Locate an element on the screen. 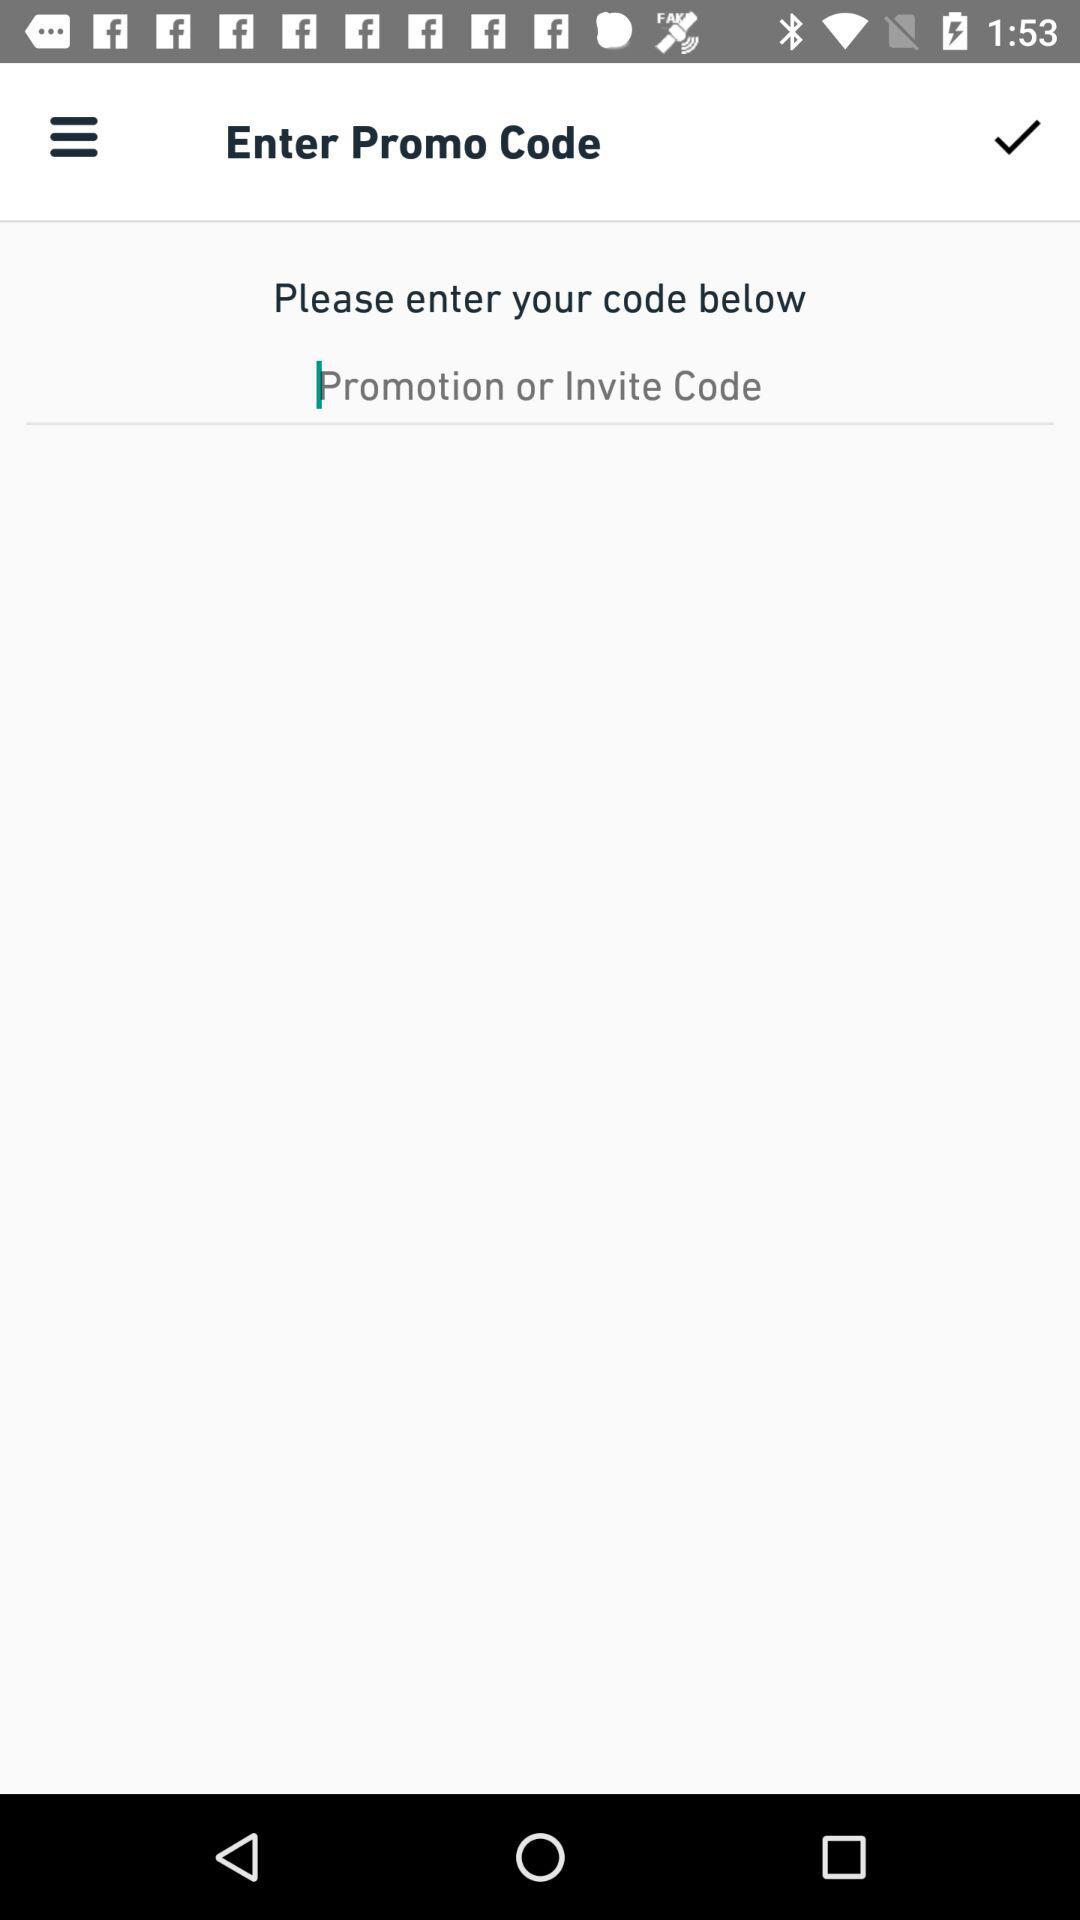 The image size is (1080, 1920). a code here for a discount is located at coordinates (540, 384).